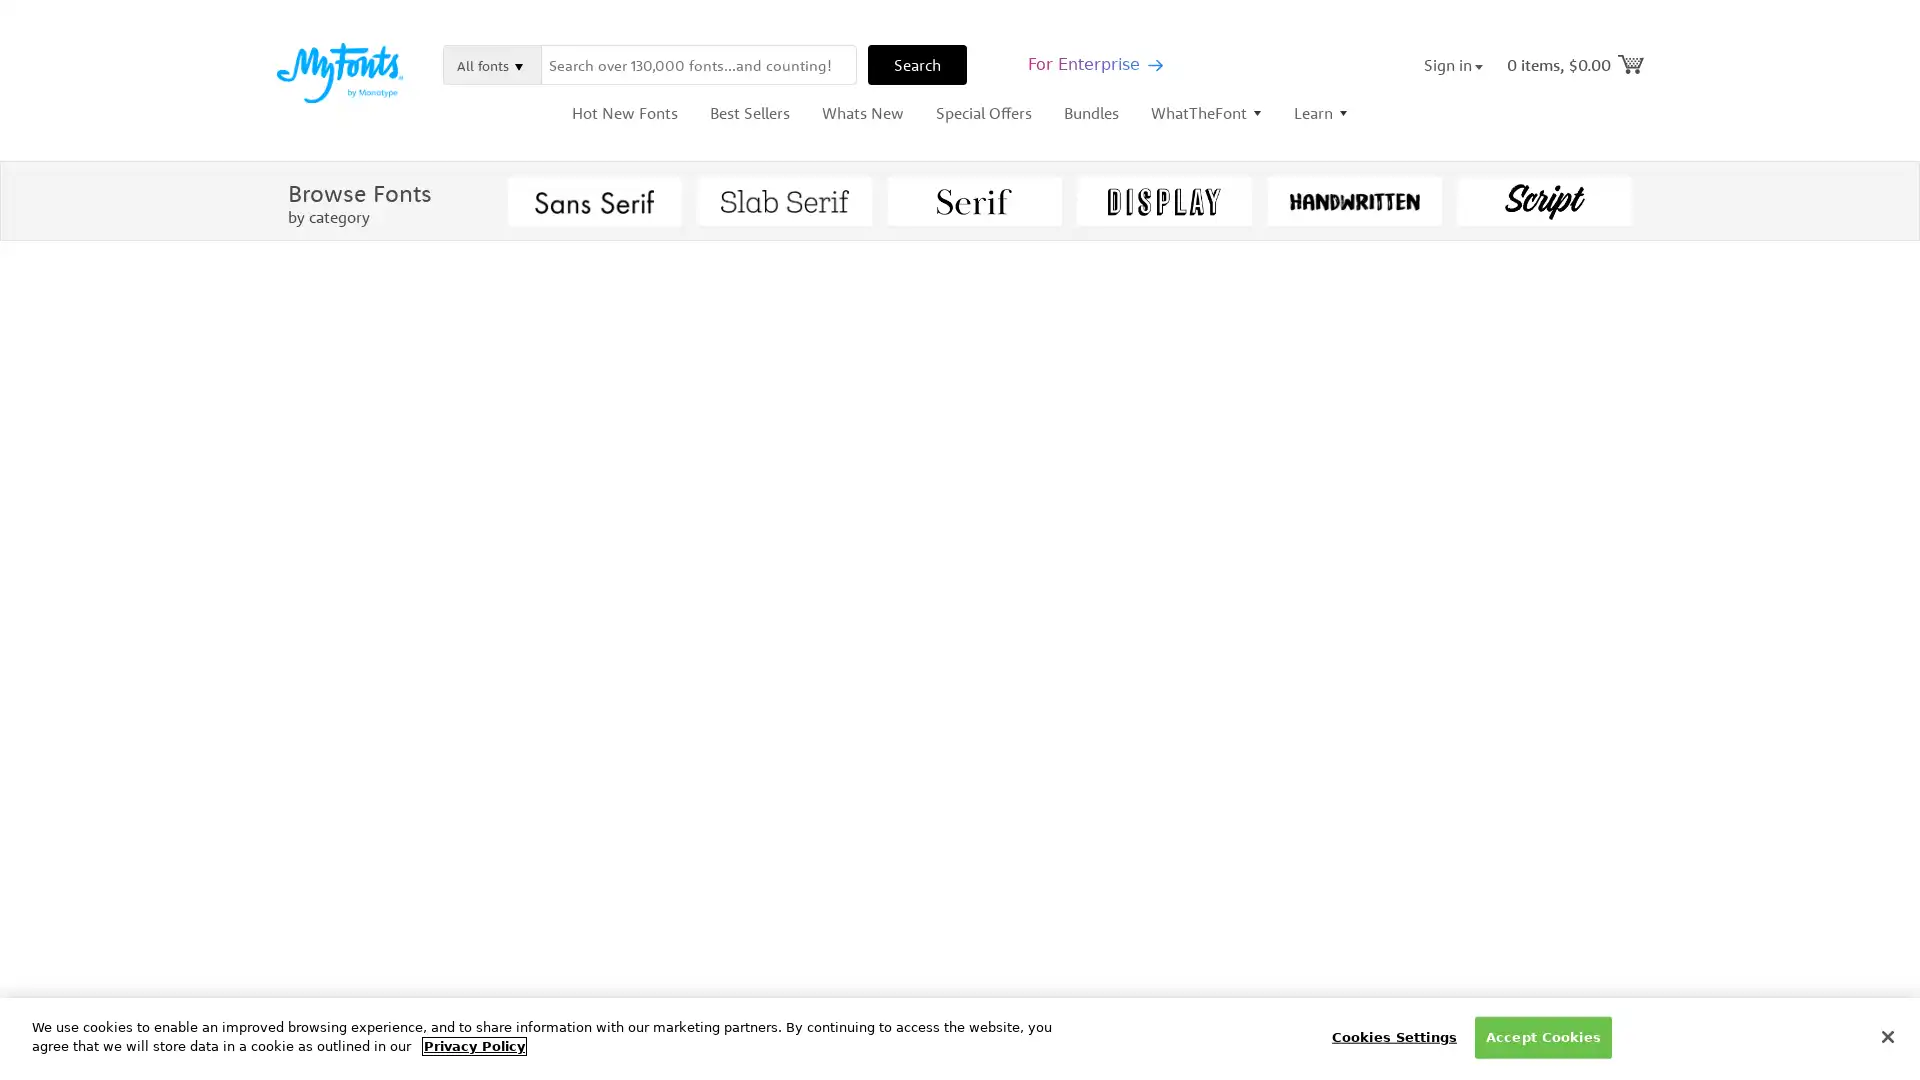  What do you see at coordinates (1320, 112) in the screenshot?
I see `Learn` at bounding box center [1320, 112].